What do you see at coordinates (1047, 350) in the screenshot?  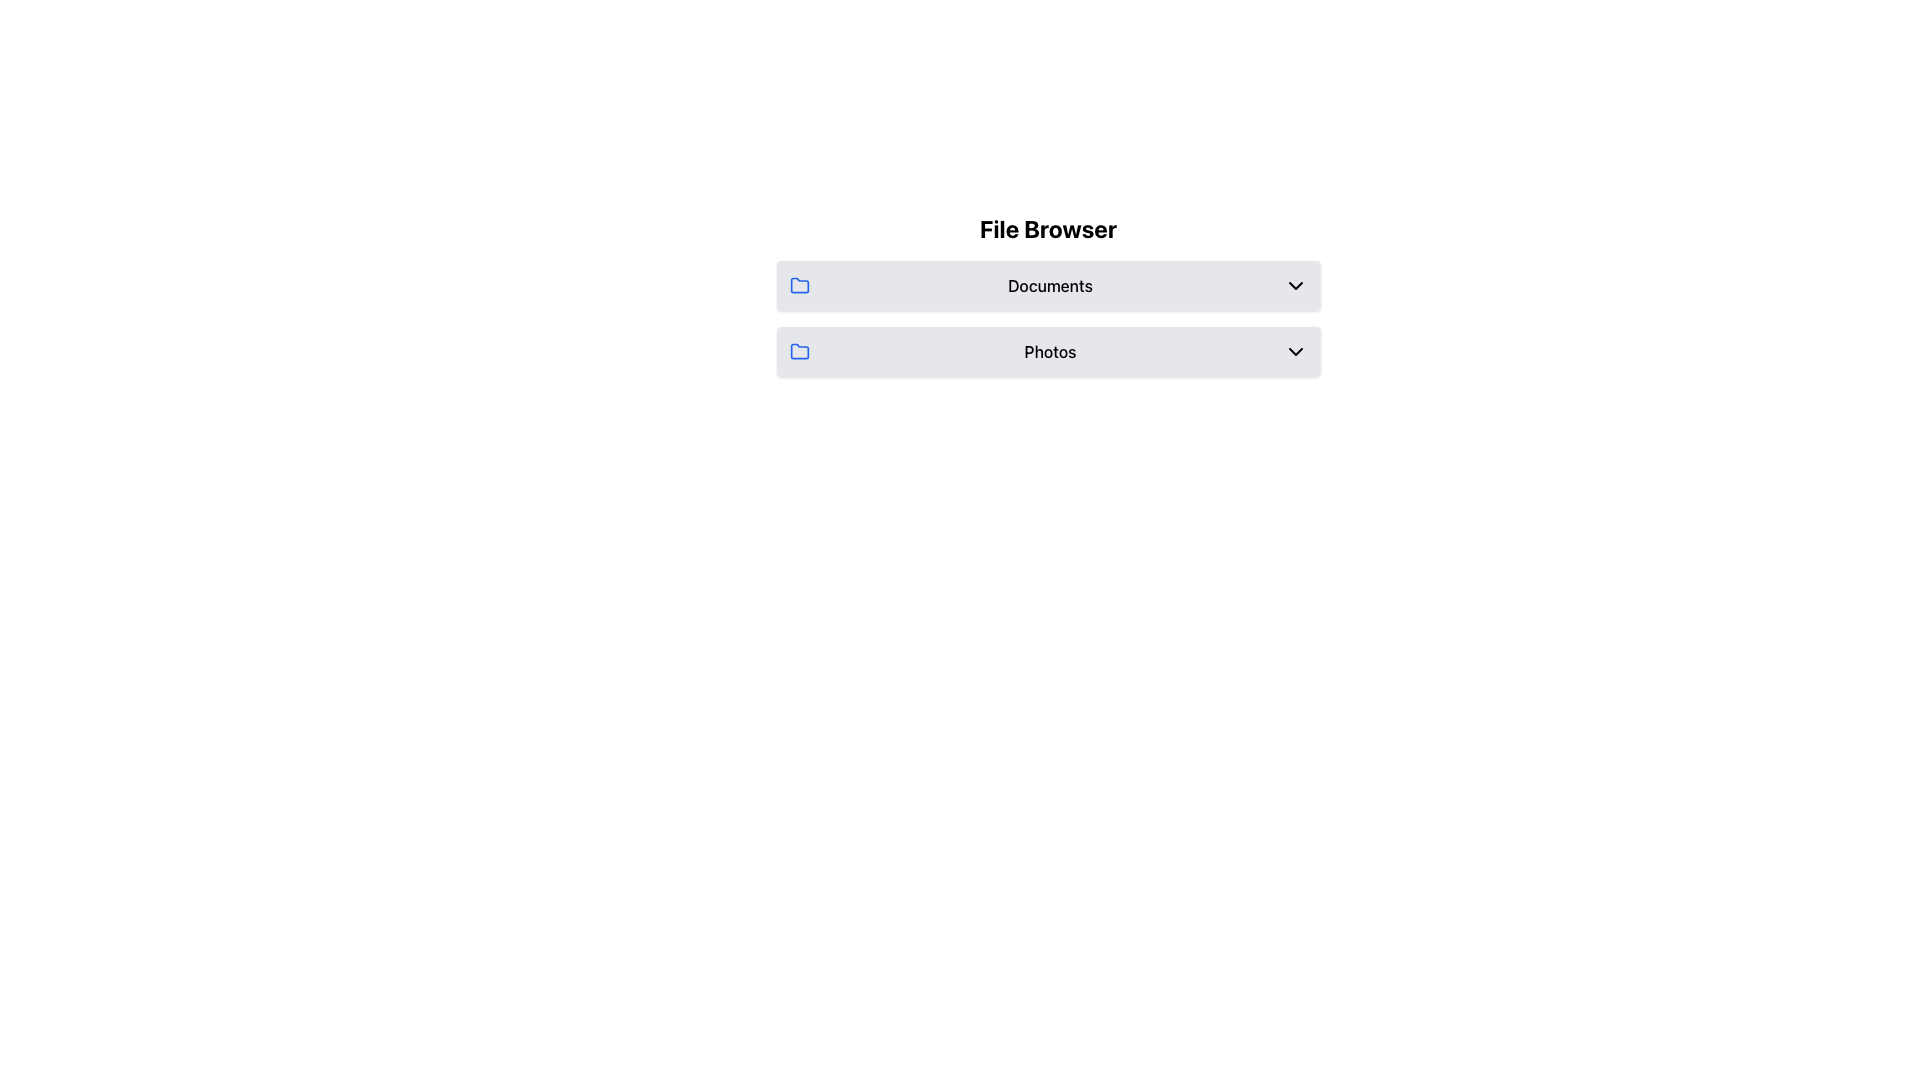 I see `the 'Photos' label on the light gray rectangular list item containing a blue folder icon and a downward-facing chevron icon, positioned below the 'Documents' item` at bounding box center [1047, 350].